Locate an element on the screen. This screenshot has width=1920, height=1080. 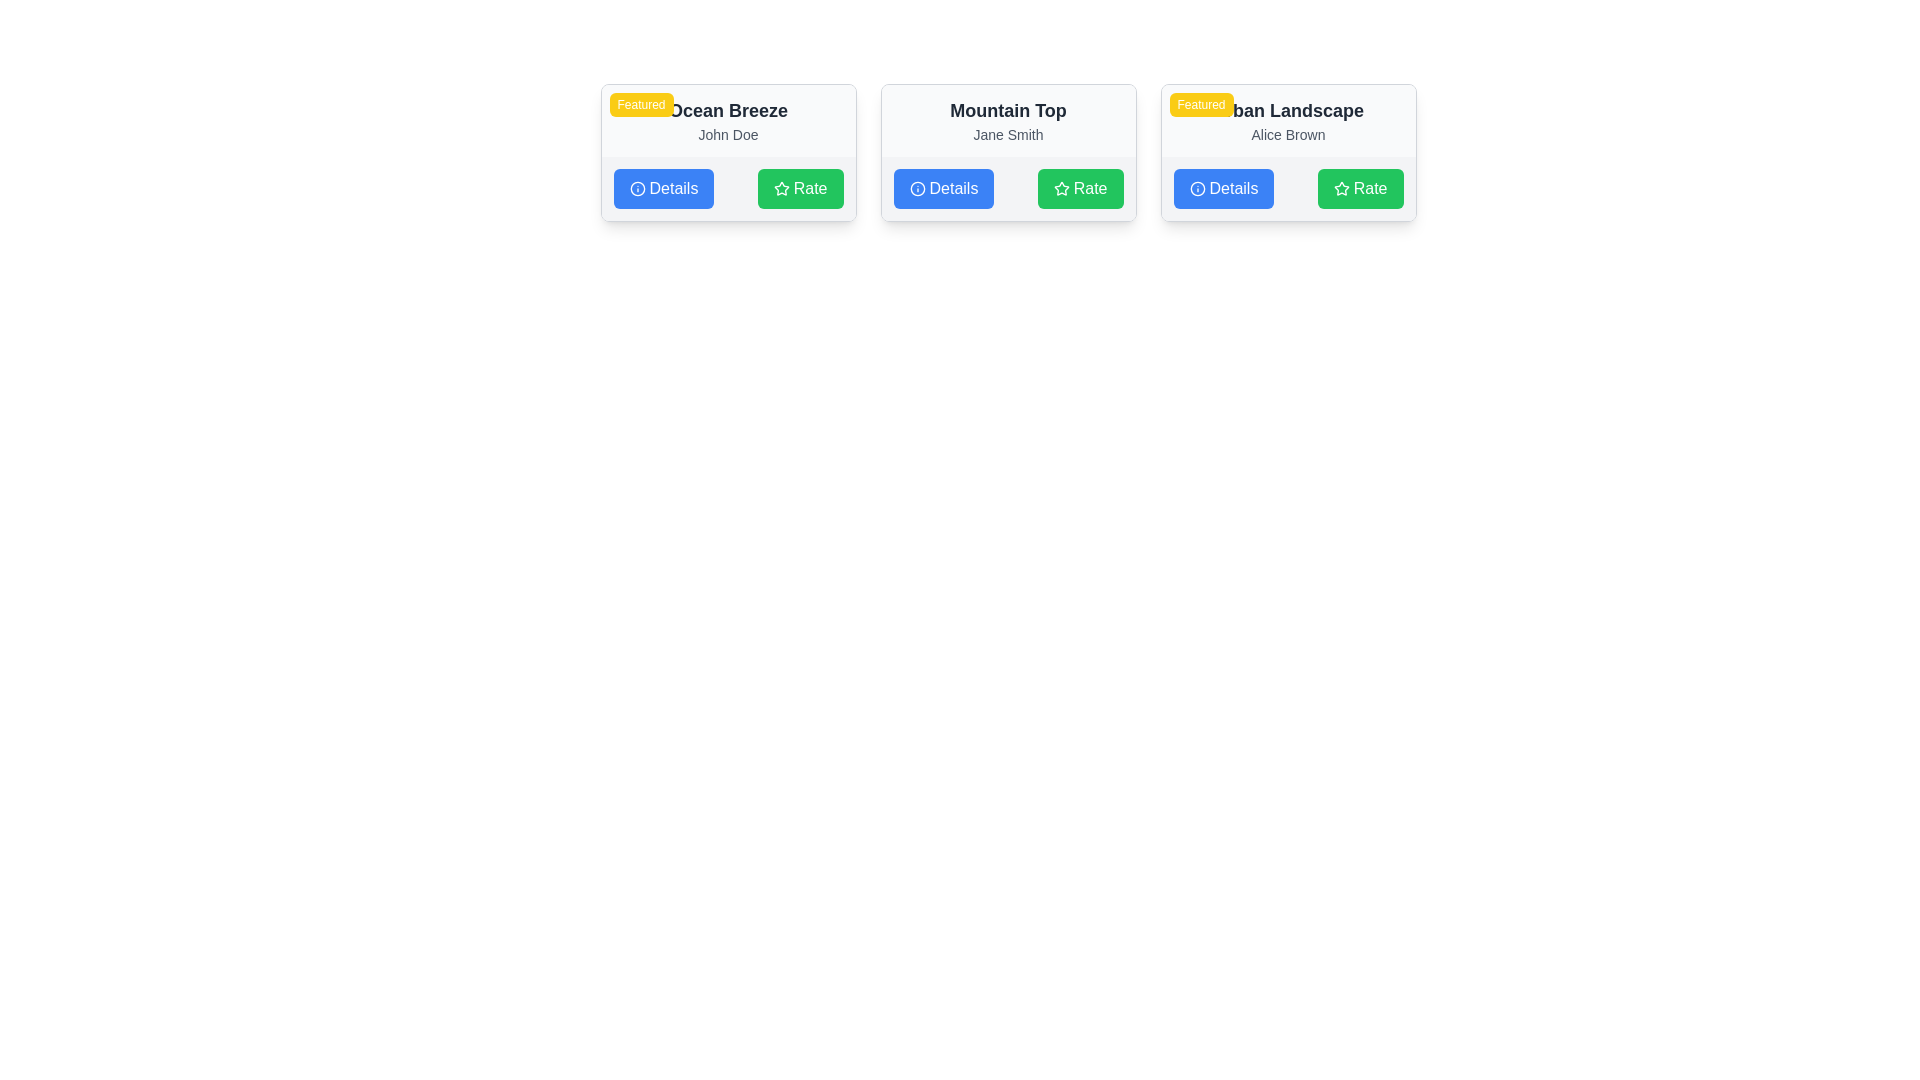
the star icon within the 'Rate' button for the 'Mountain Top' card, which indicates rating or feedback functionality is located at coordinates (1060, 189).